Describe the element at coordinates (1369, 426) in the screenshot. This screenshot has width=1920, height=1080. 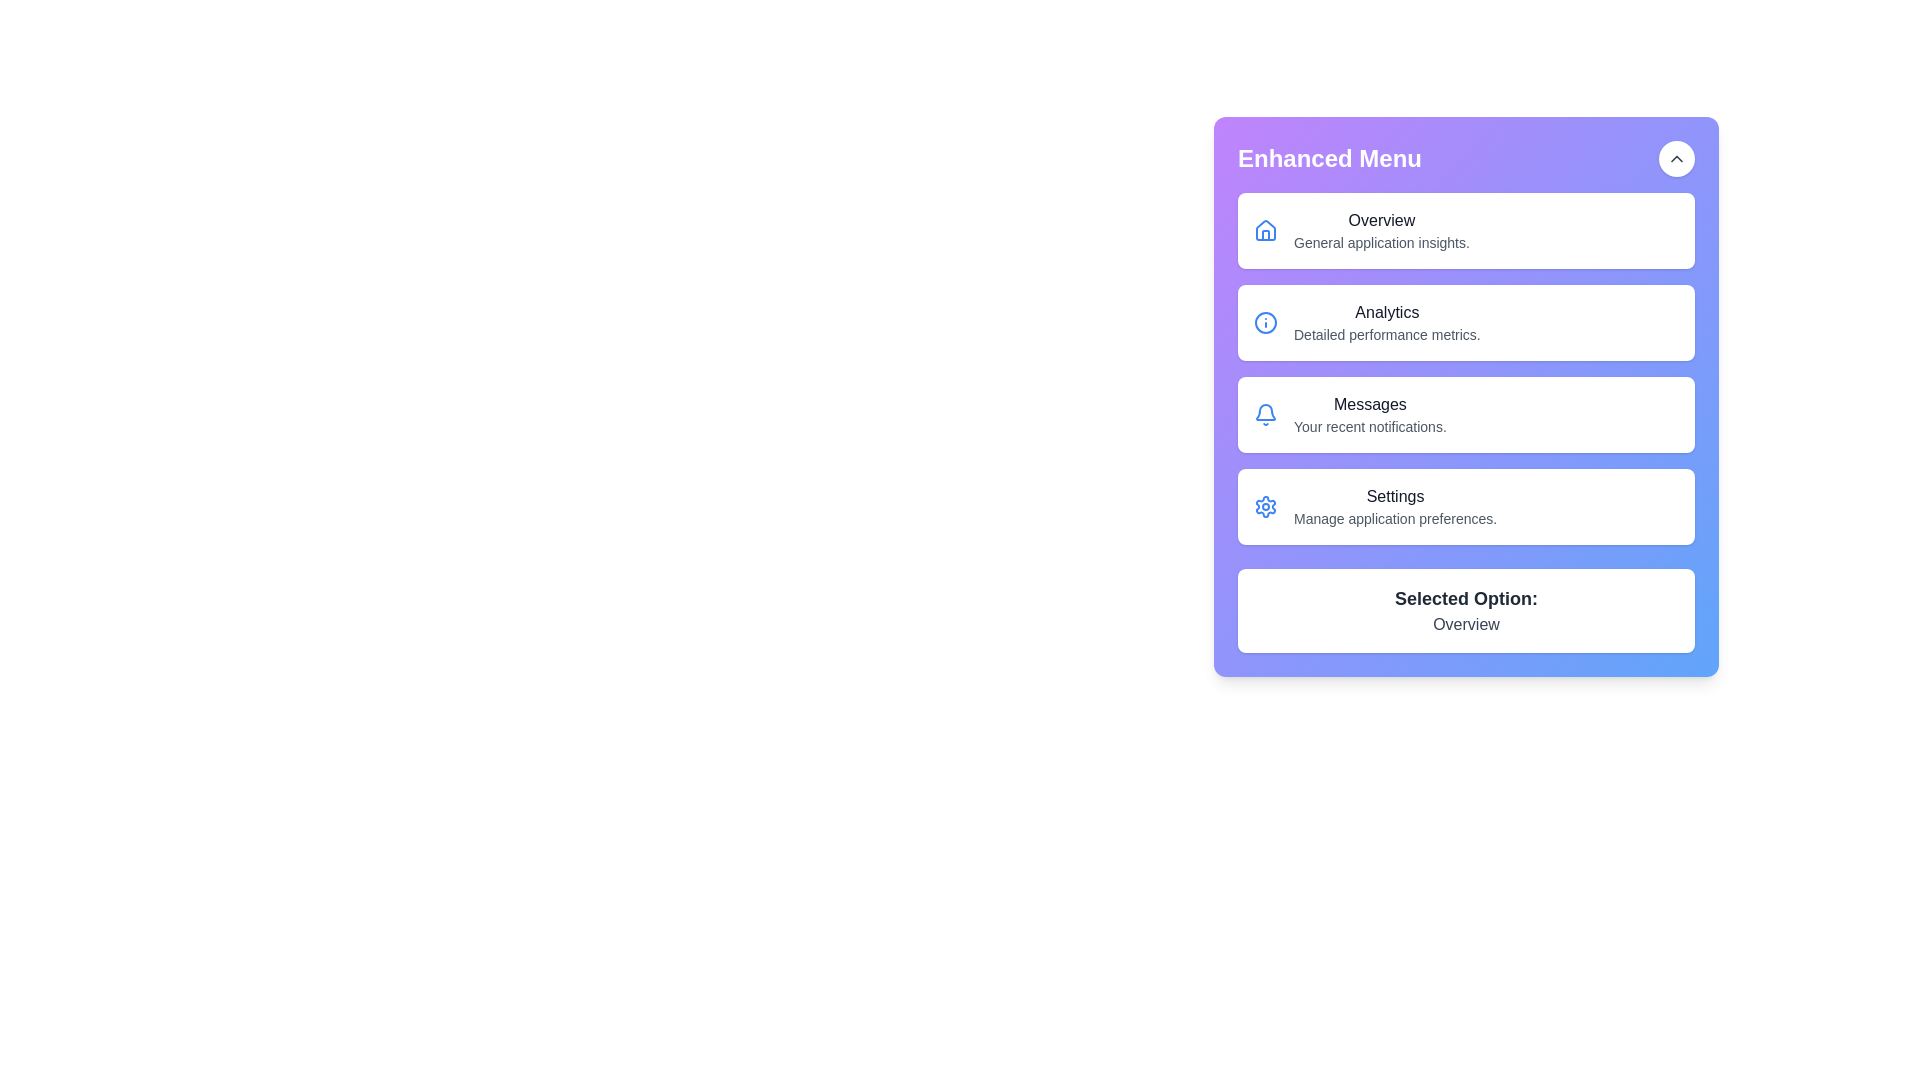
I see `the text snippet that reads 'Your recent notifications.' located beneath the 'Messages' heading in the 'Enhanced Menu' sidebar` at that location.